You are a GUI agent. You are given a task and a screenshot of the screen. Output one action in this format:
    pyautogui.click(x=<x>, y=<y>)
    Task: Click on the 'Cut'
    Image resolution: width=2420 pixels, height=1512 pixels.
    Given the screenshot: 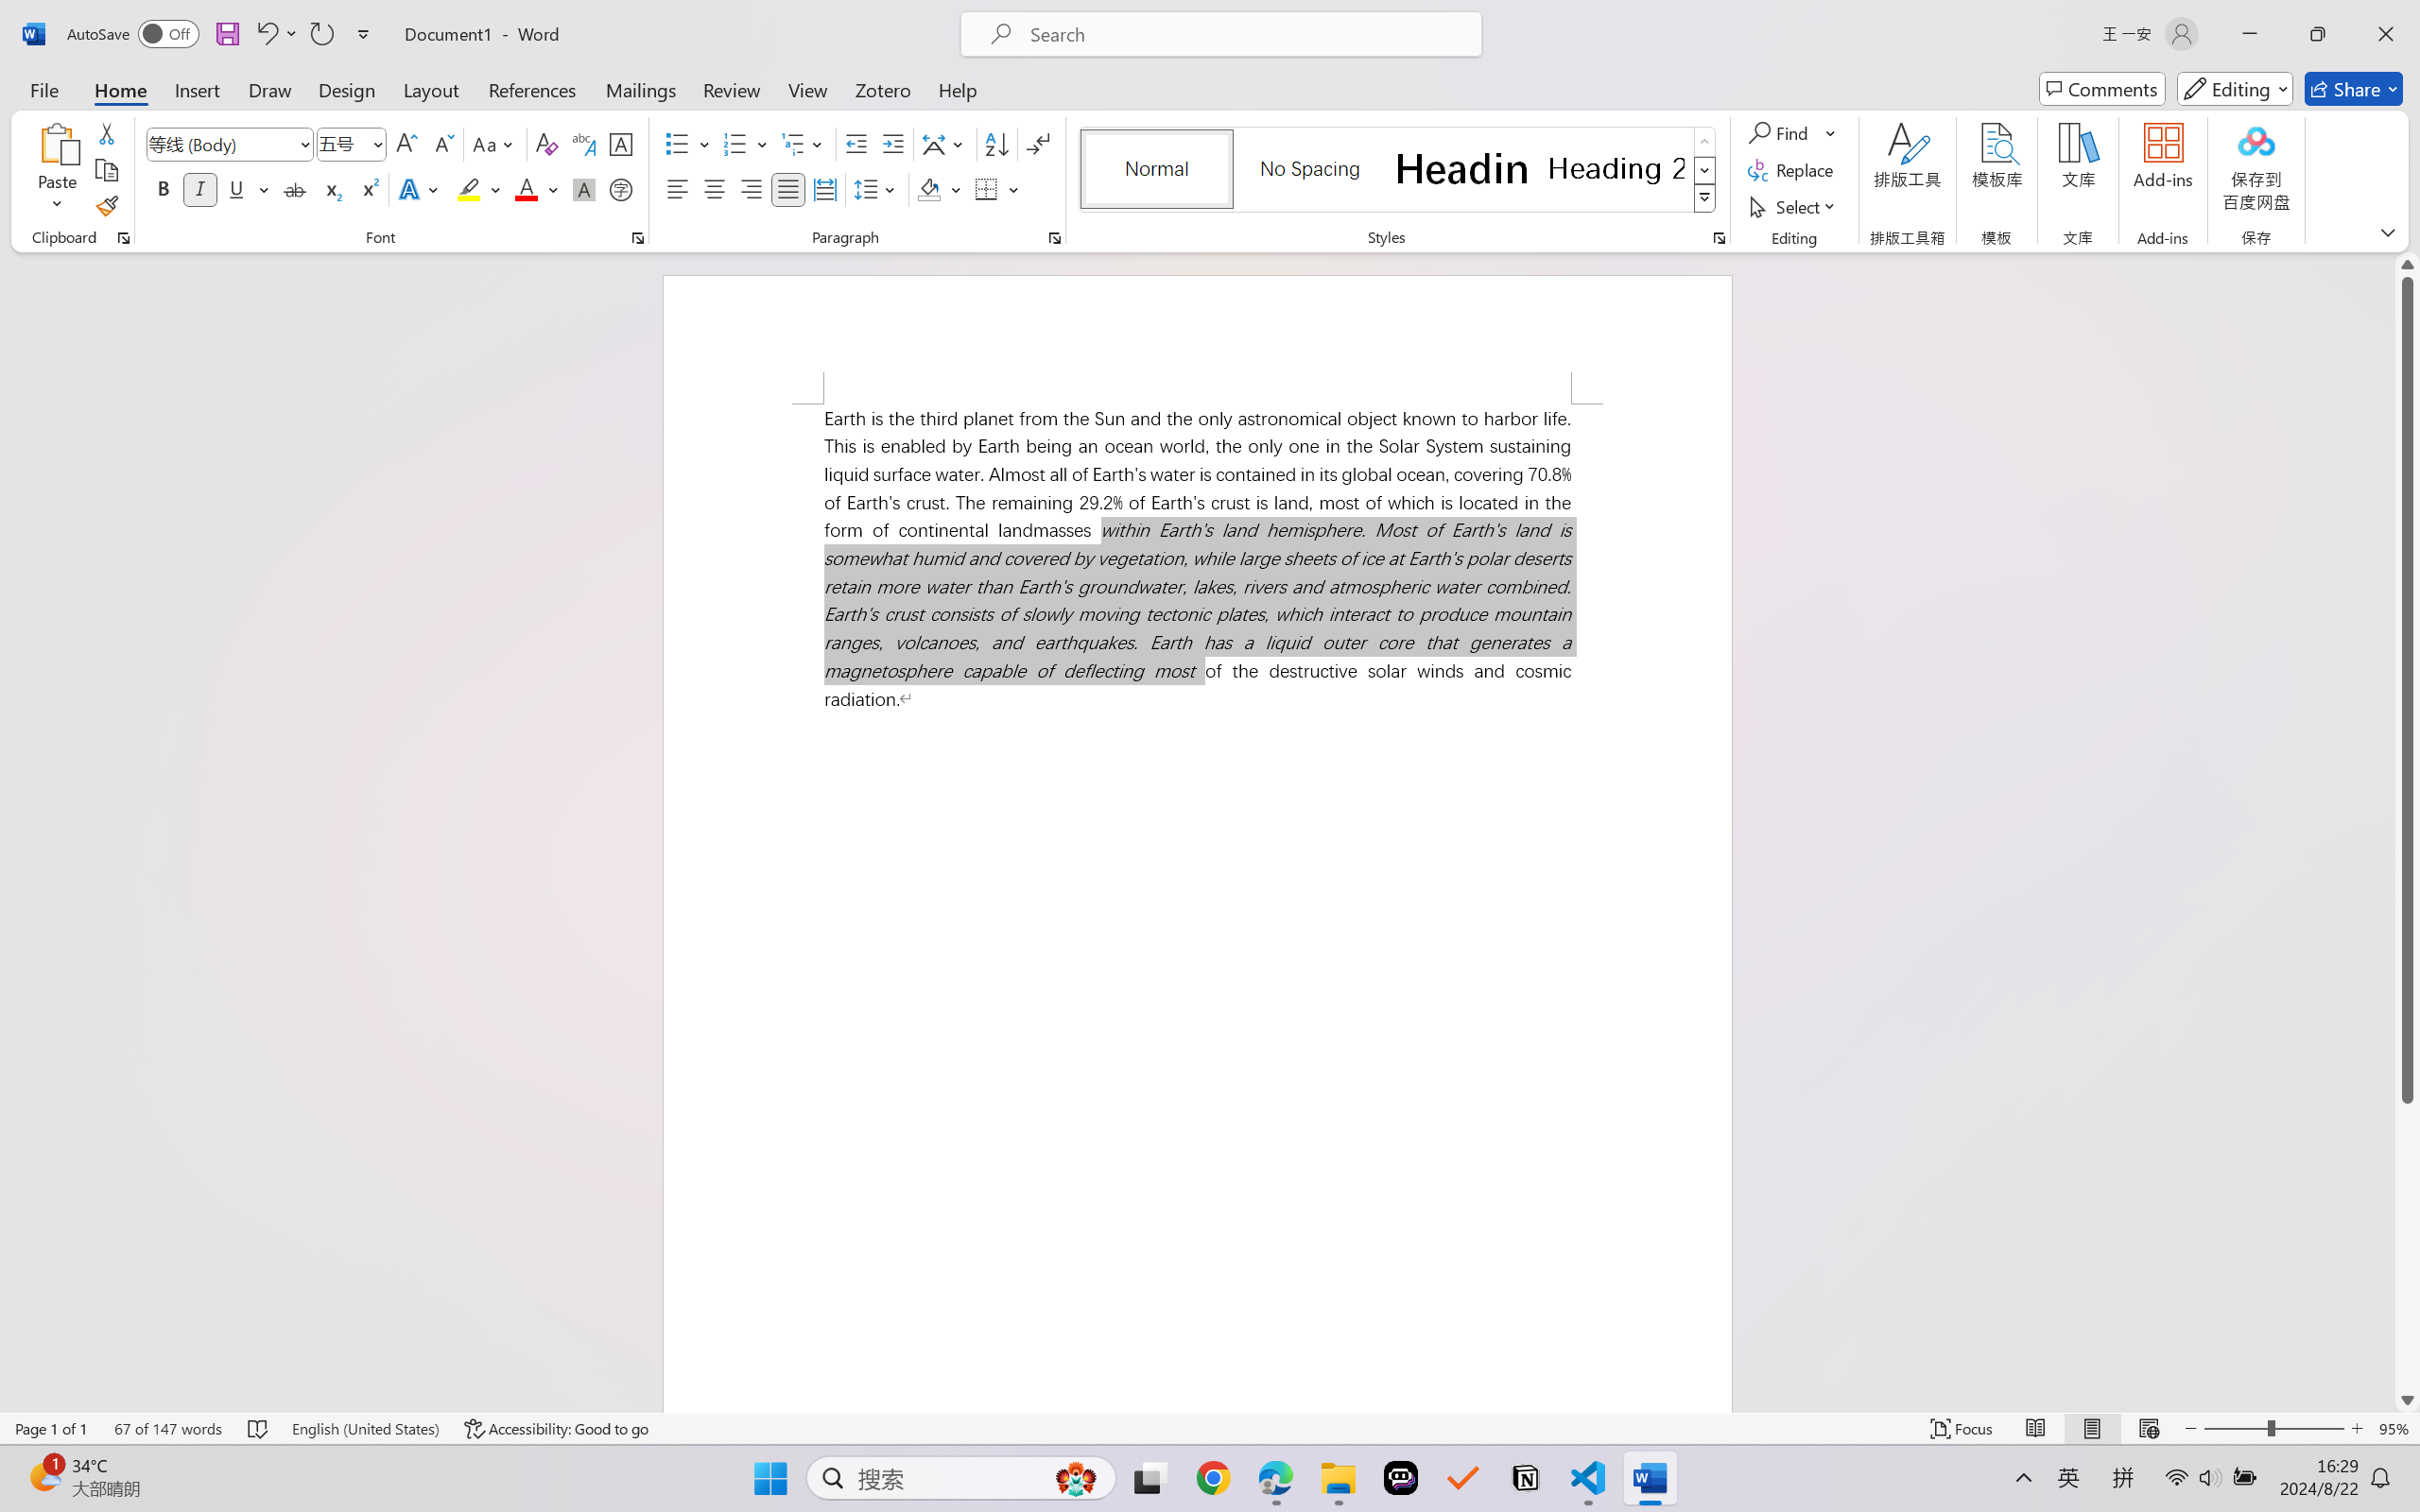 What is the action you would take?
    pyautogui.click(x=105, y=131)
    